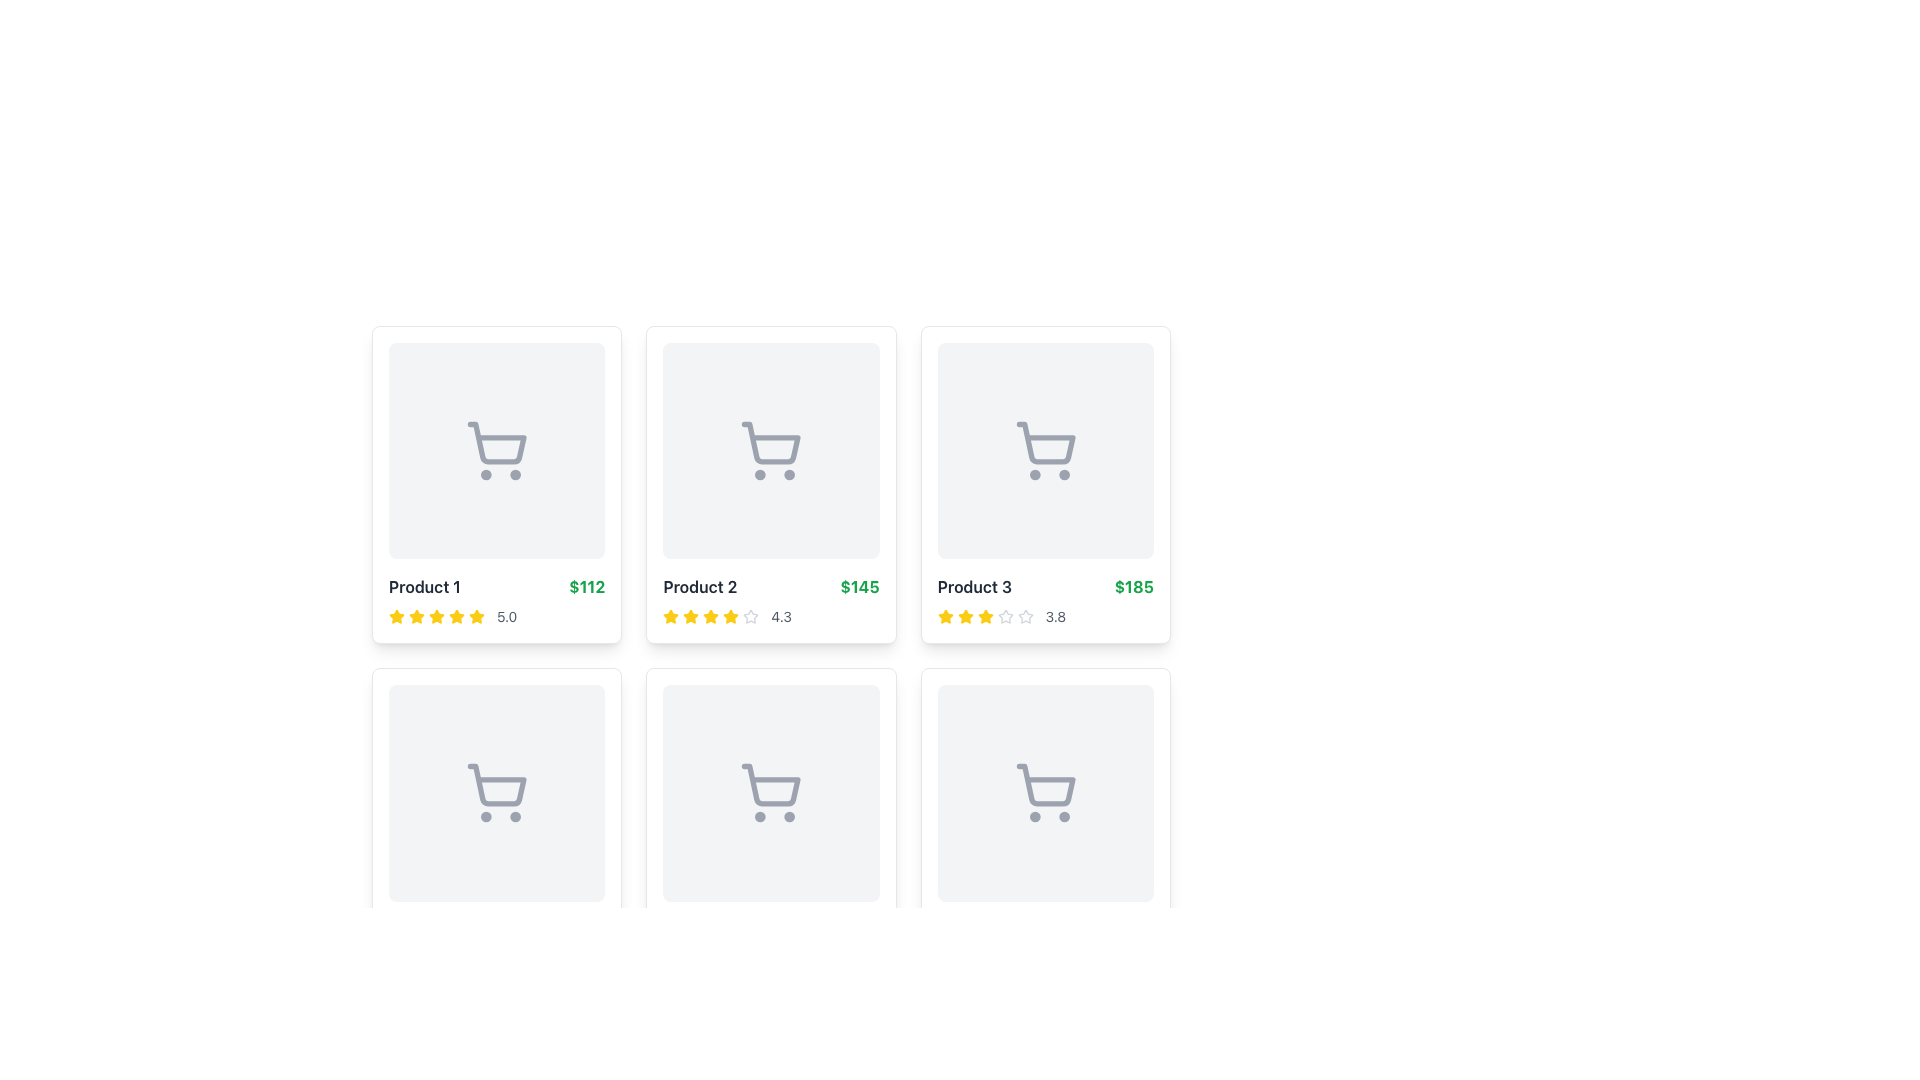  Describe the element at coordinates (1038, 1047) in the screenshot. I see `the pagination button labeled '3'` at that location.